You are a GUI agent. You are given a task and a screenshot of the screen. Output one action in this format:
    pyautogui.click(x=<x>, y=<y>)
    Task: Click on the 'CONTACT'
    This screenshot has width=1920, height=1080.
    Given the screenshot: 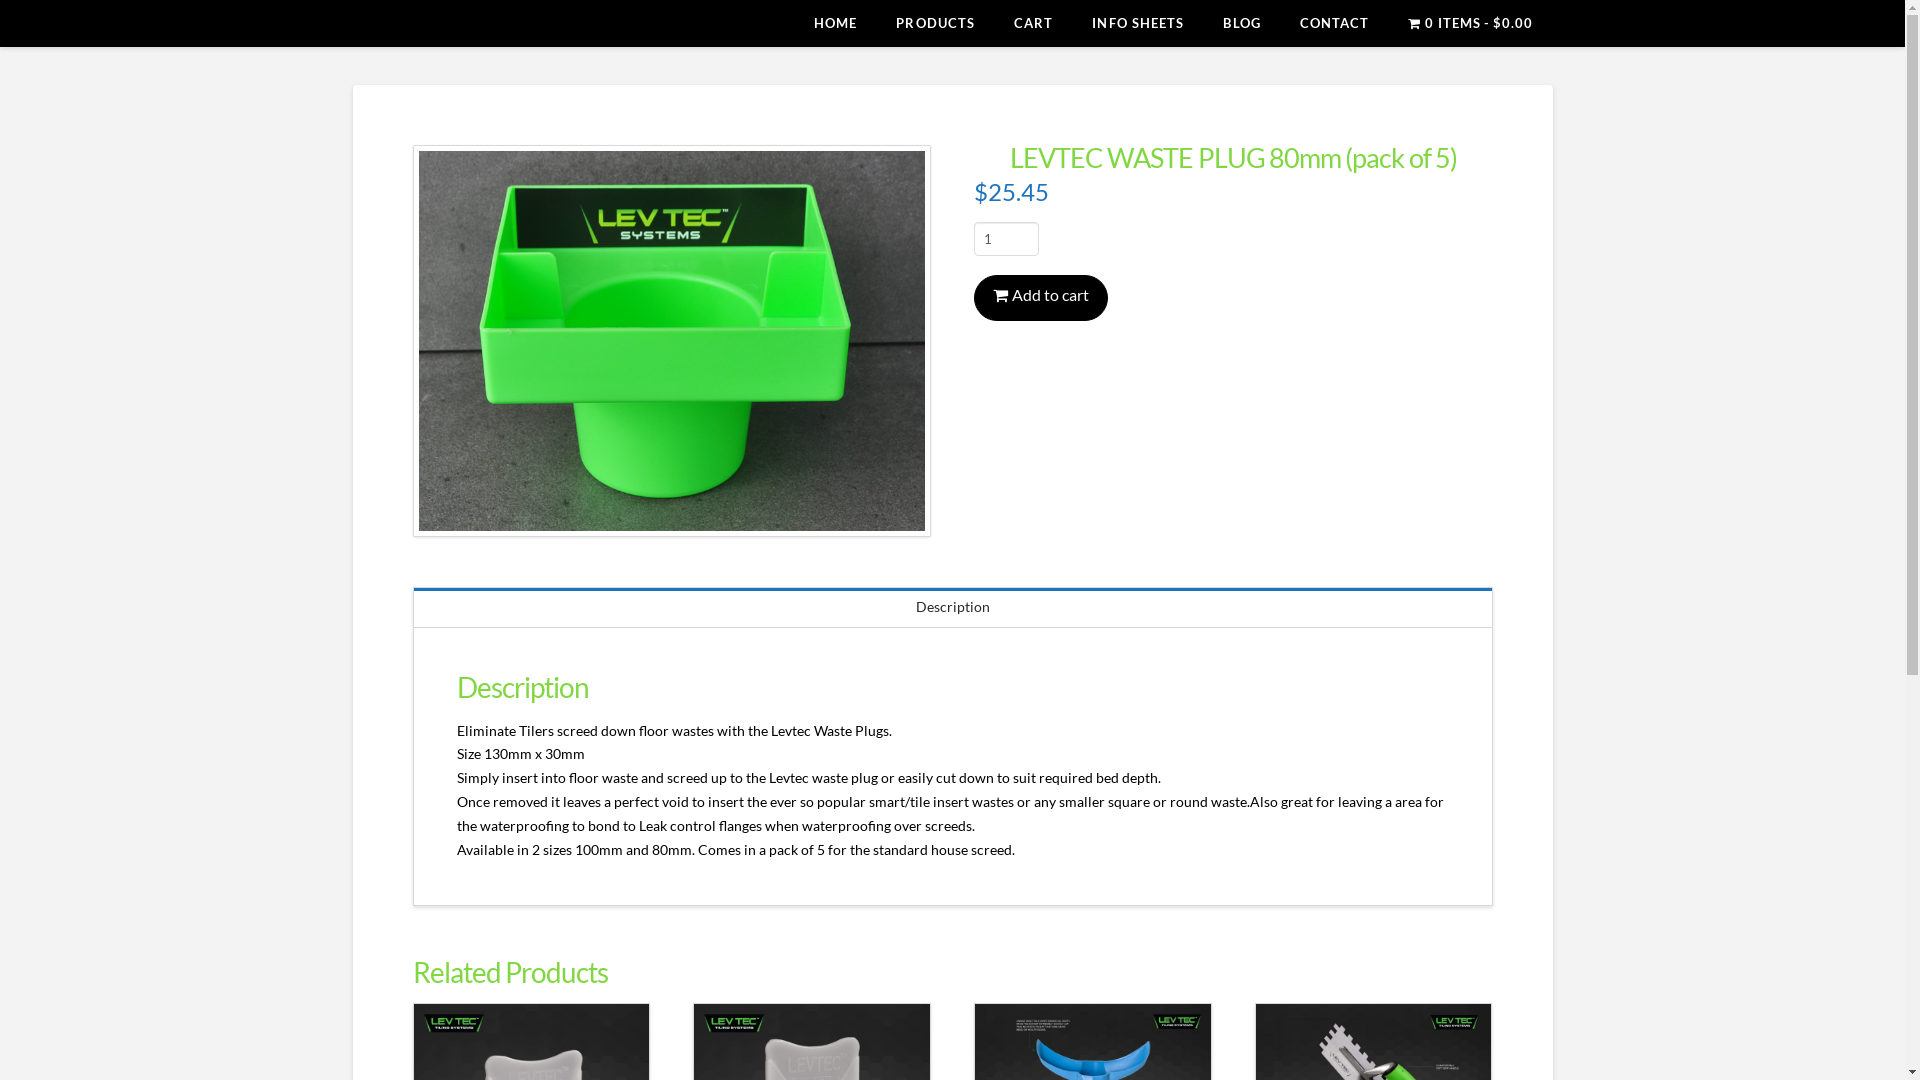 What is the action you would take?
    pyautogui.click(x=1334, y=22)
    